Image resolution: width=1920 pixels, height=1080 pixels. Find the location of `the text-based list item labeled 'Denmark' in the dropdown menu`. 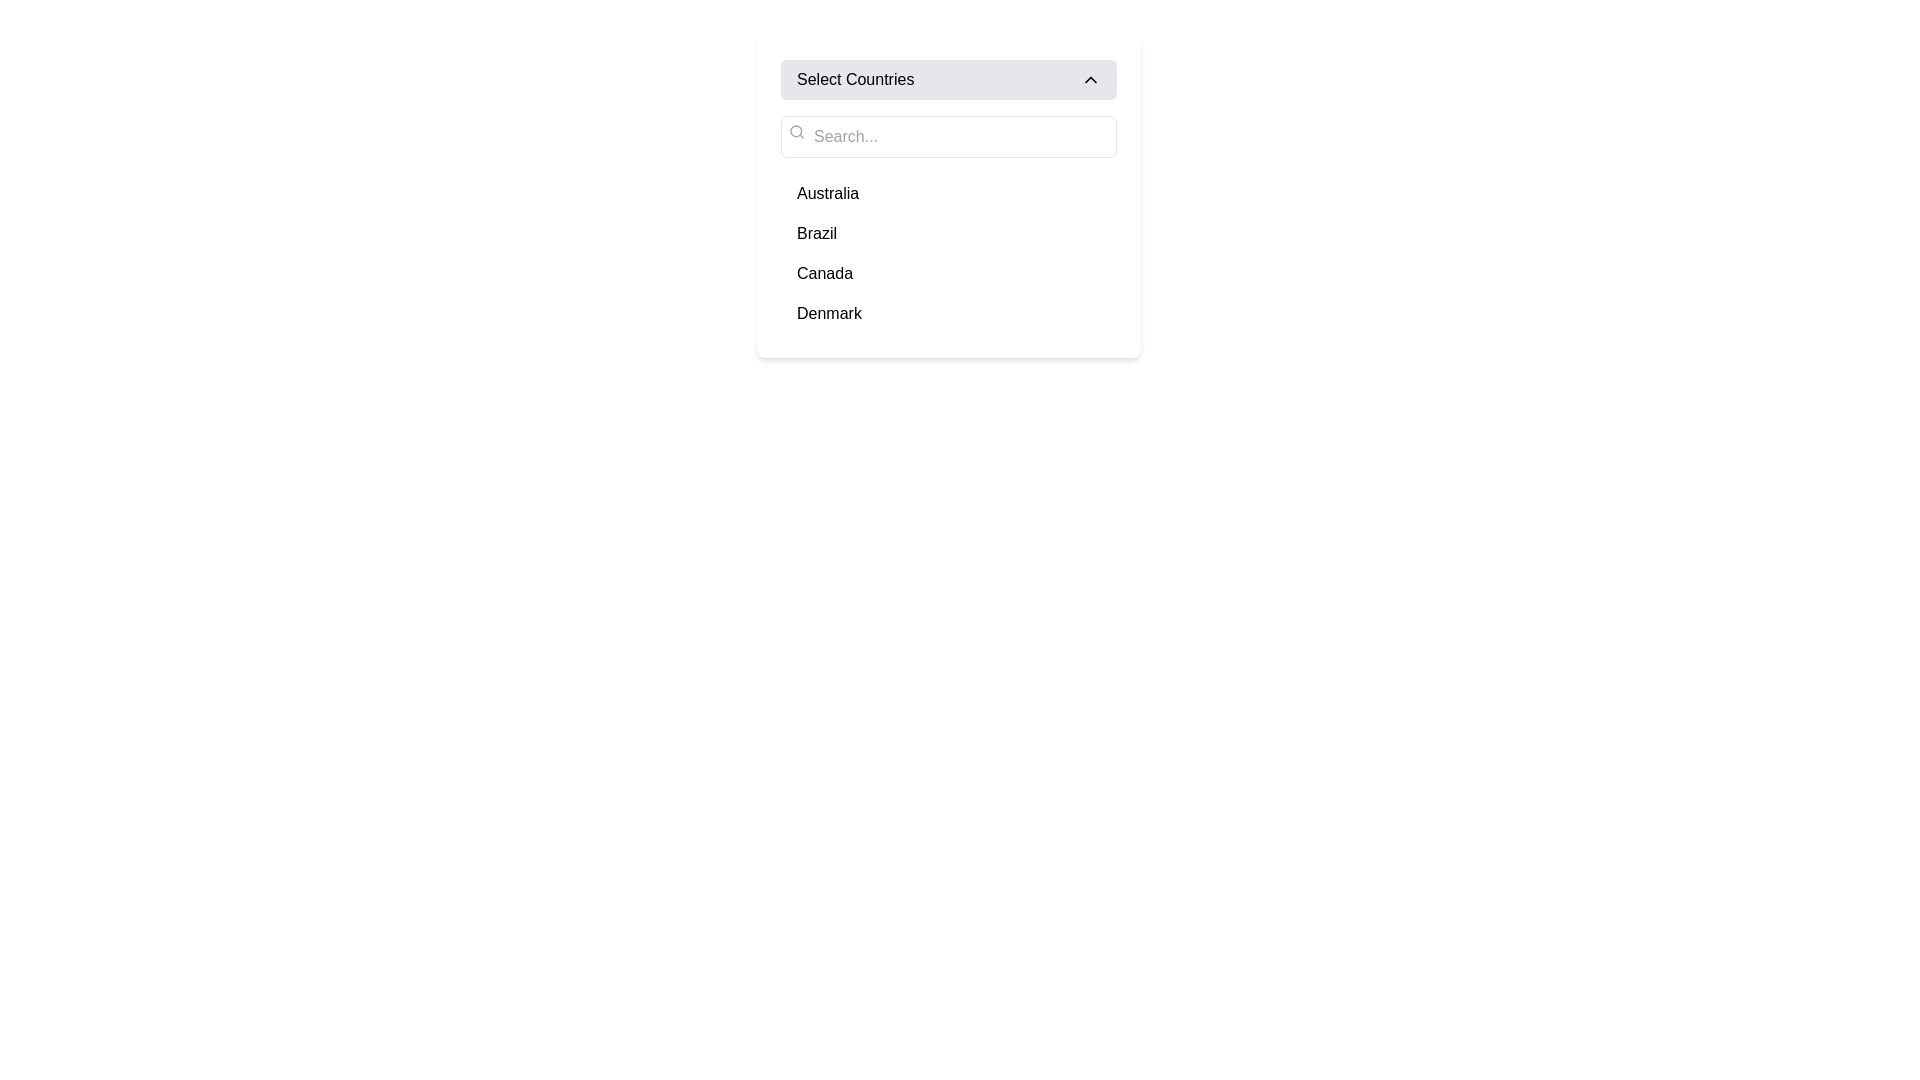

the text-based list item labeled 'Denmark' in the dropdown menu is located at coordinates (829, 313).